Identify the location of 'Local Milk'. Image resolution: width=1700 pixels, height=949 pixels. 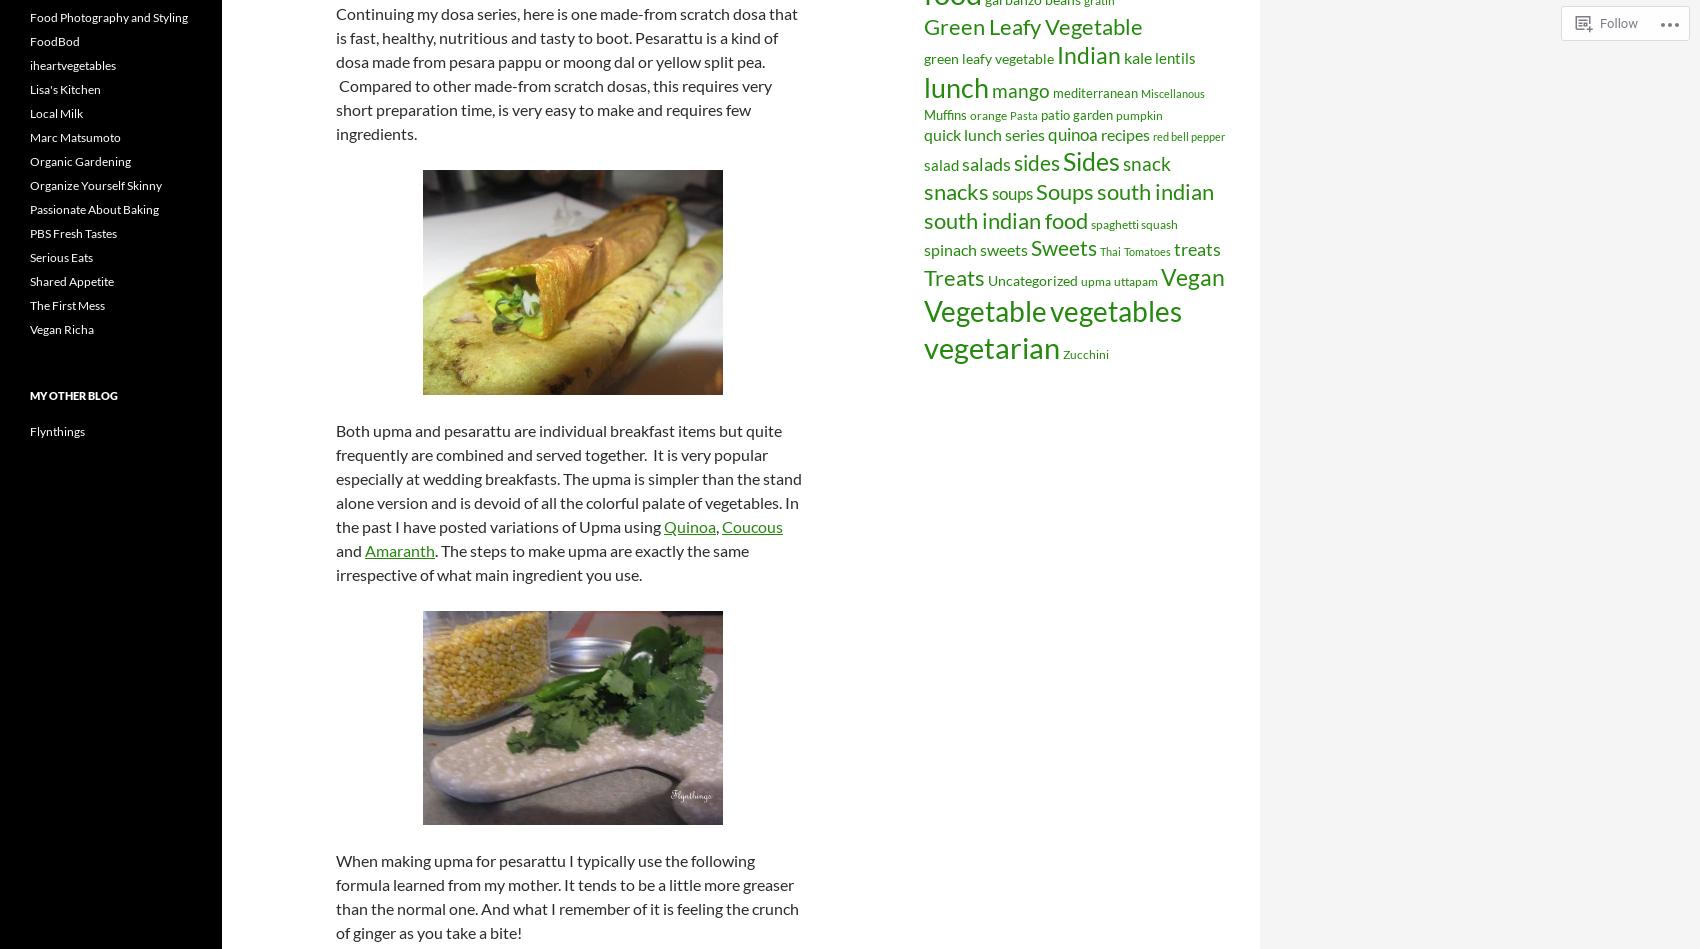
(56, 113).